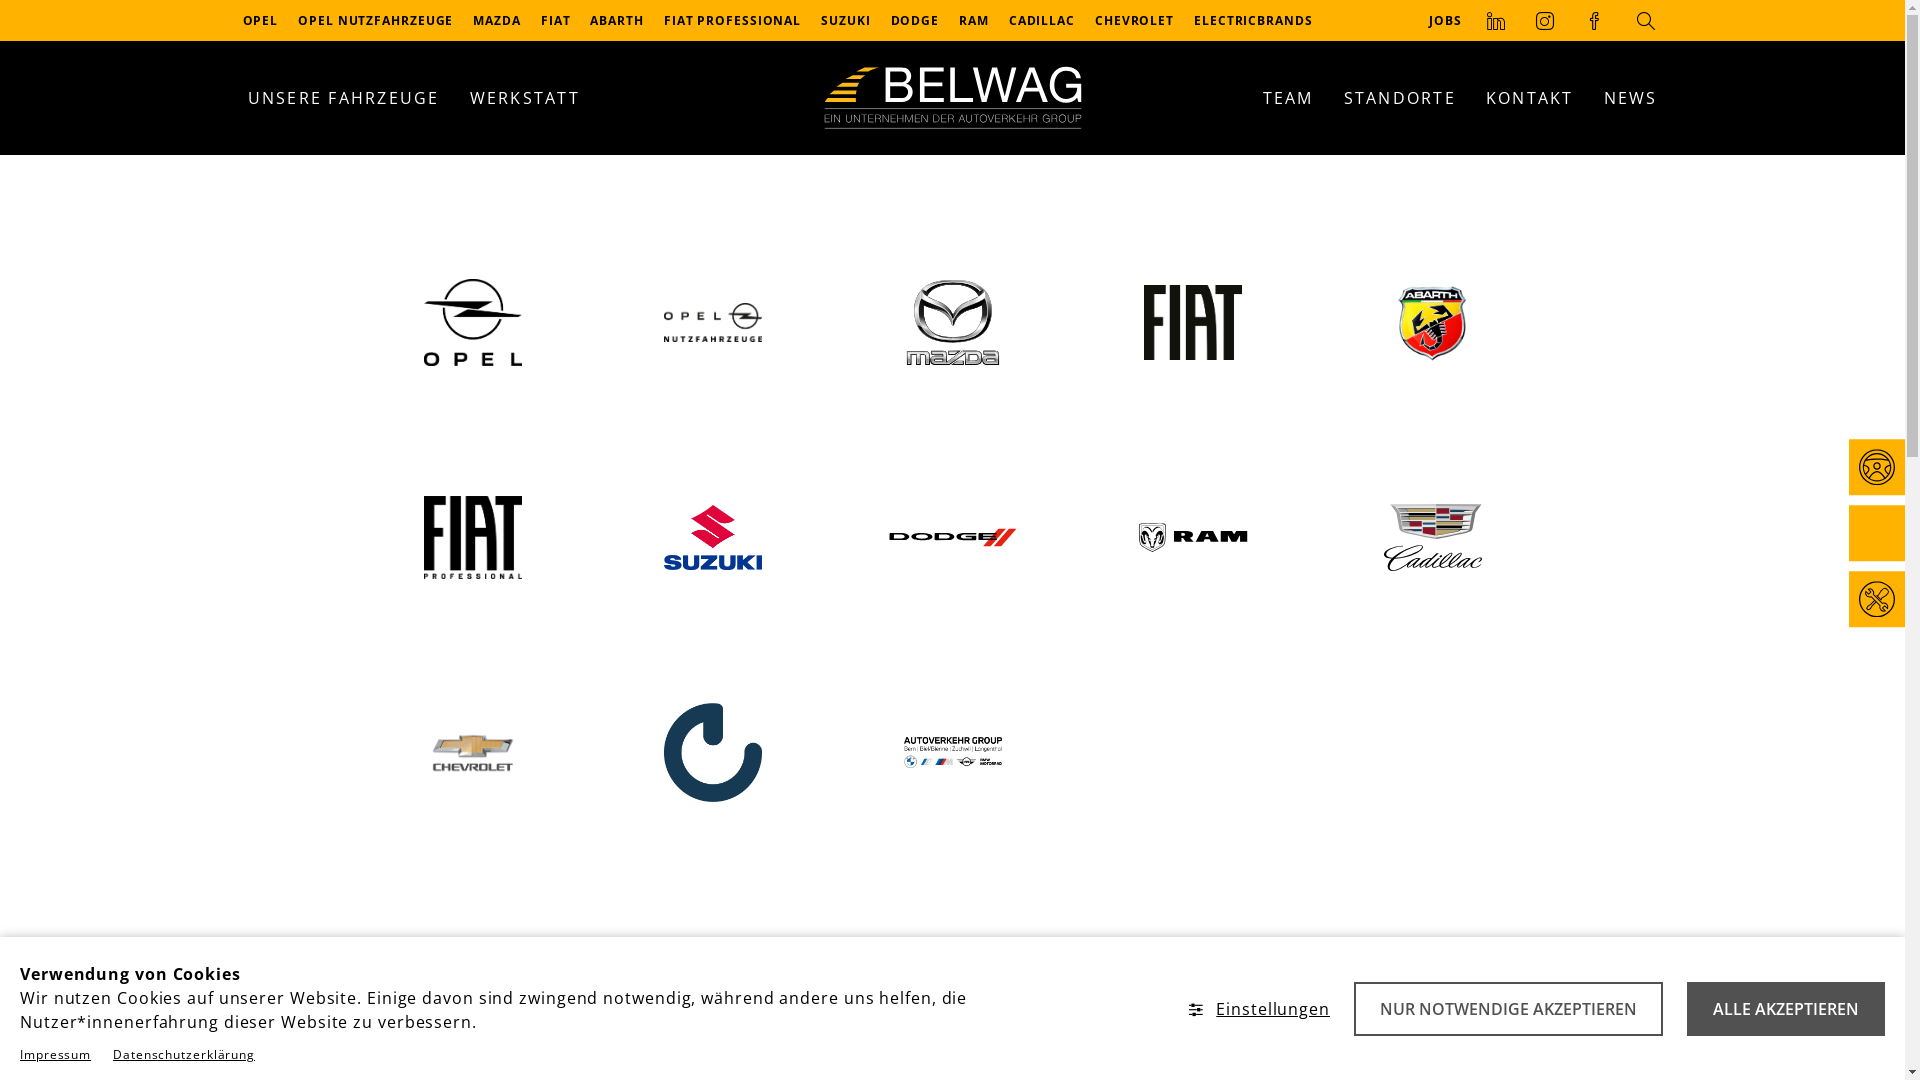 This screenshot has height=1080, width=1920. I want to click on 'Mazda', so click(950, 321).